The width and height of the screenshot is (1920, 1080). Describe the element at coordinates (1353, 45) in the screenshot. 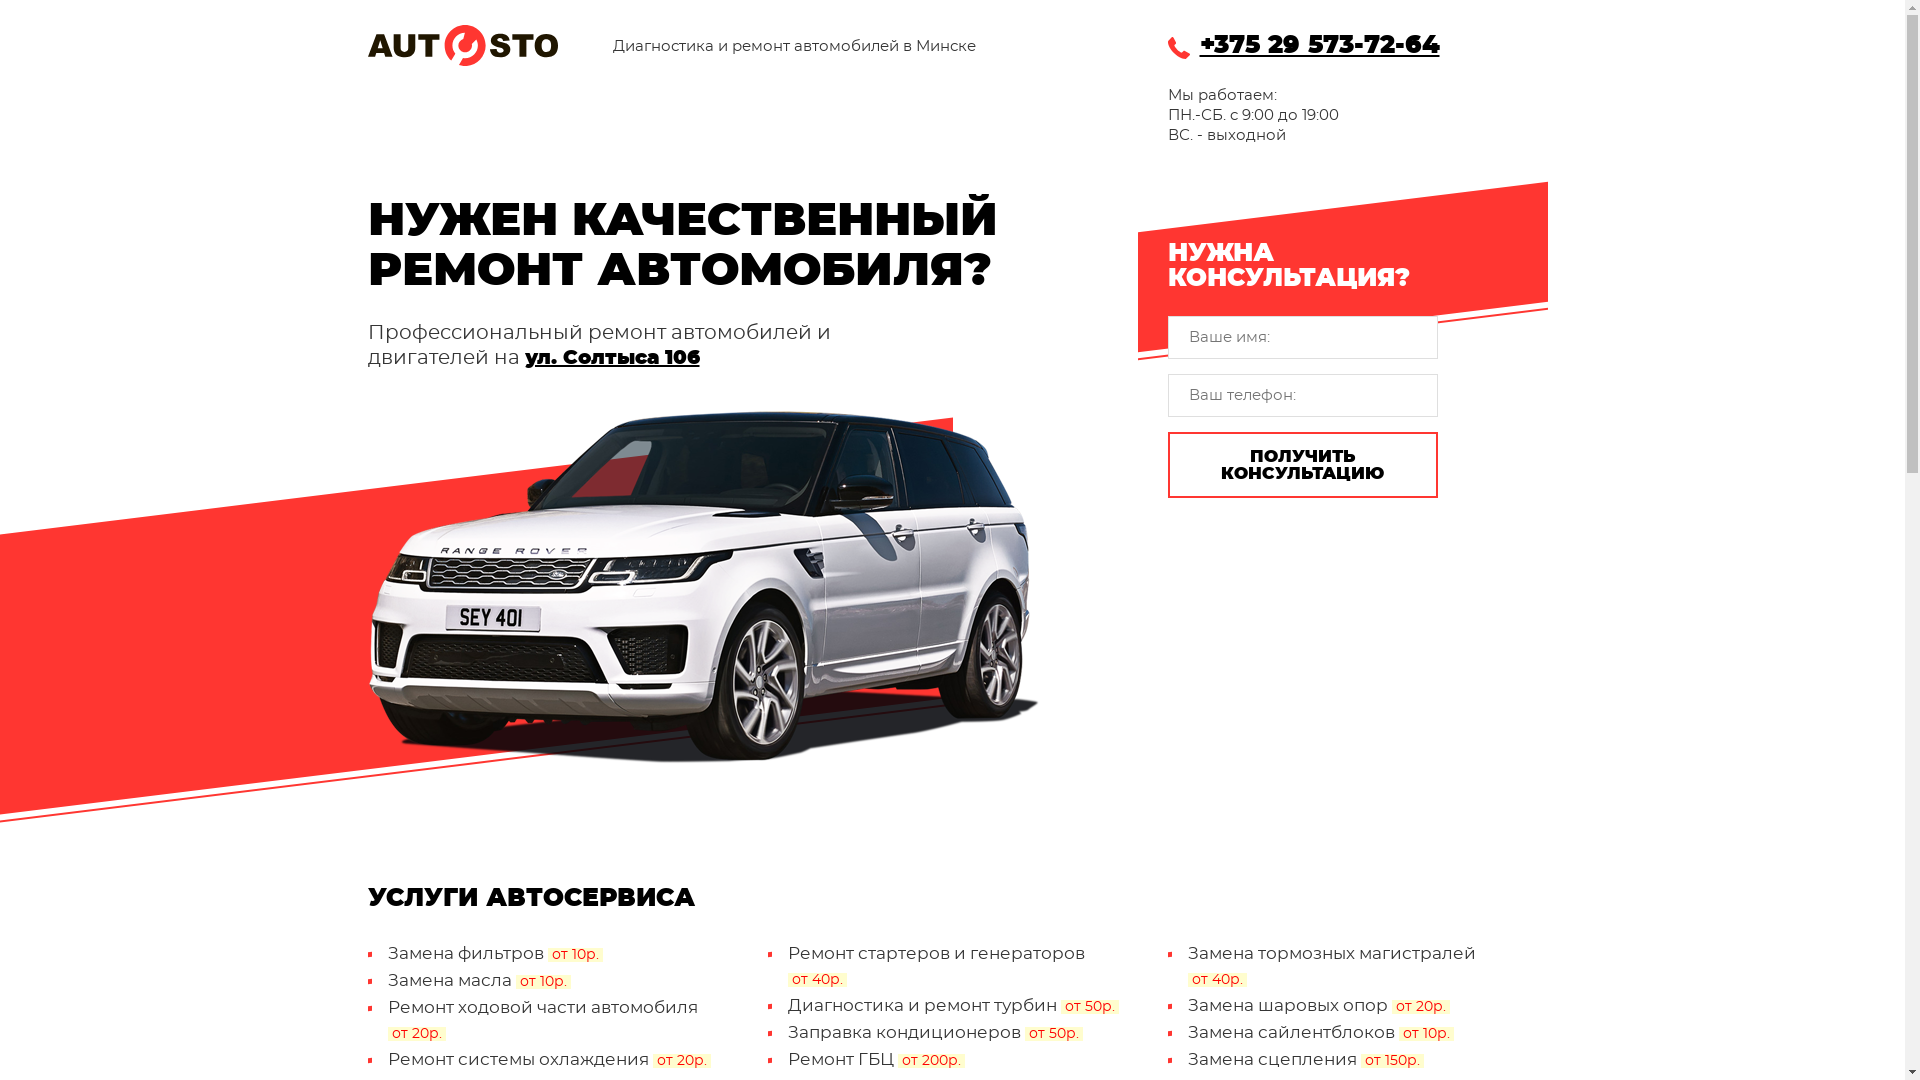

I see `'+375 29 573-72-64'` at that location.